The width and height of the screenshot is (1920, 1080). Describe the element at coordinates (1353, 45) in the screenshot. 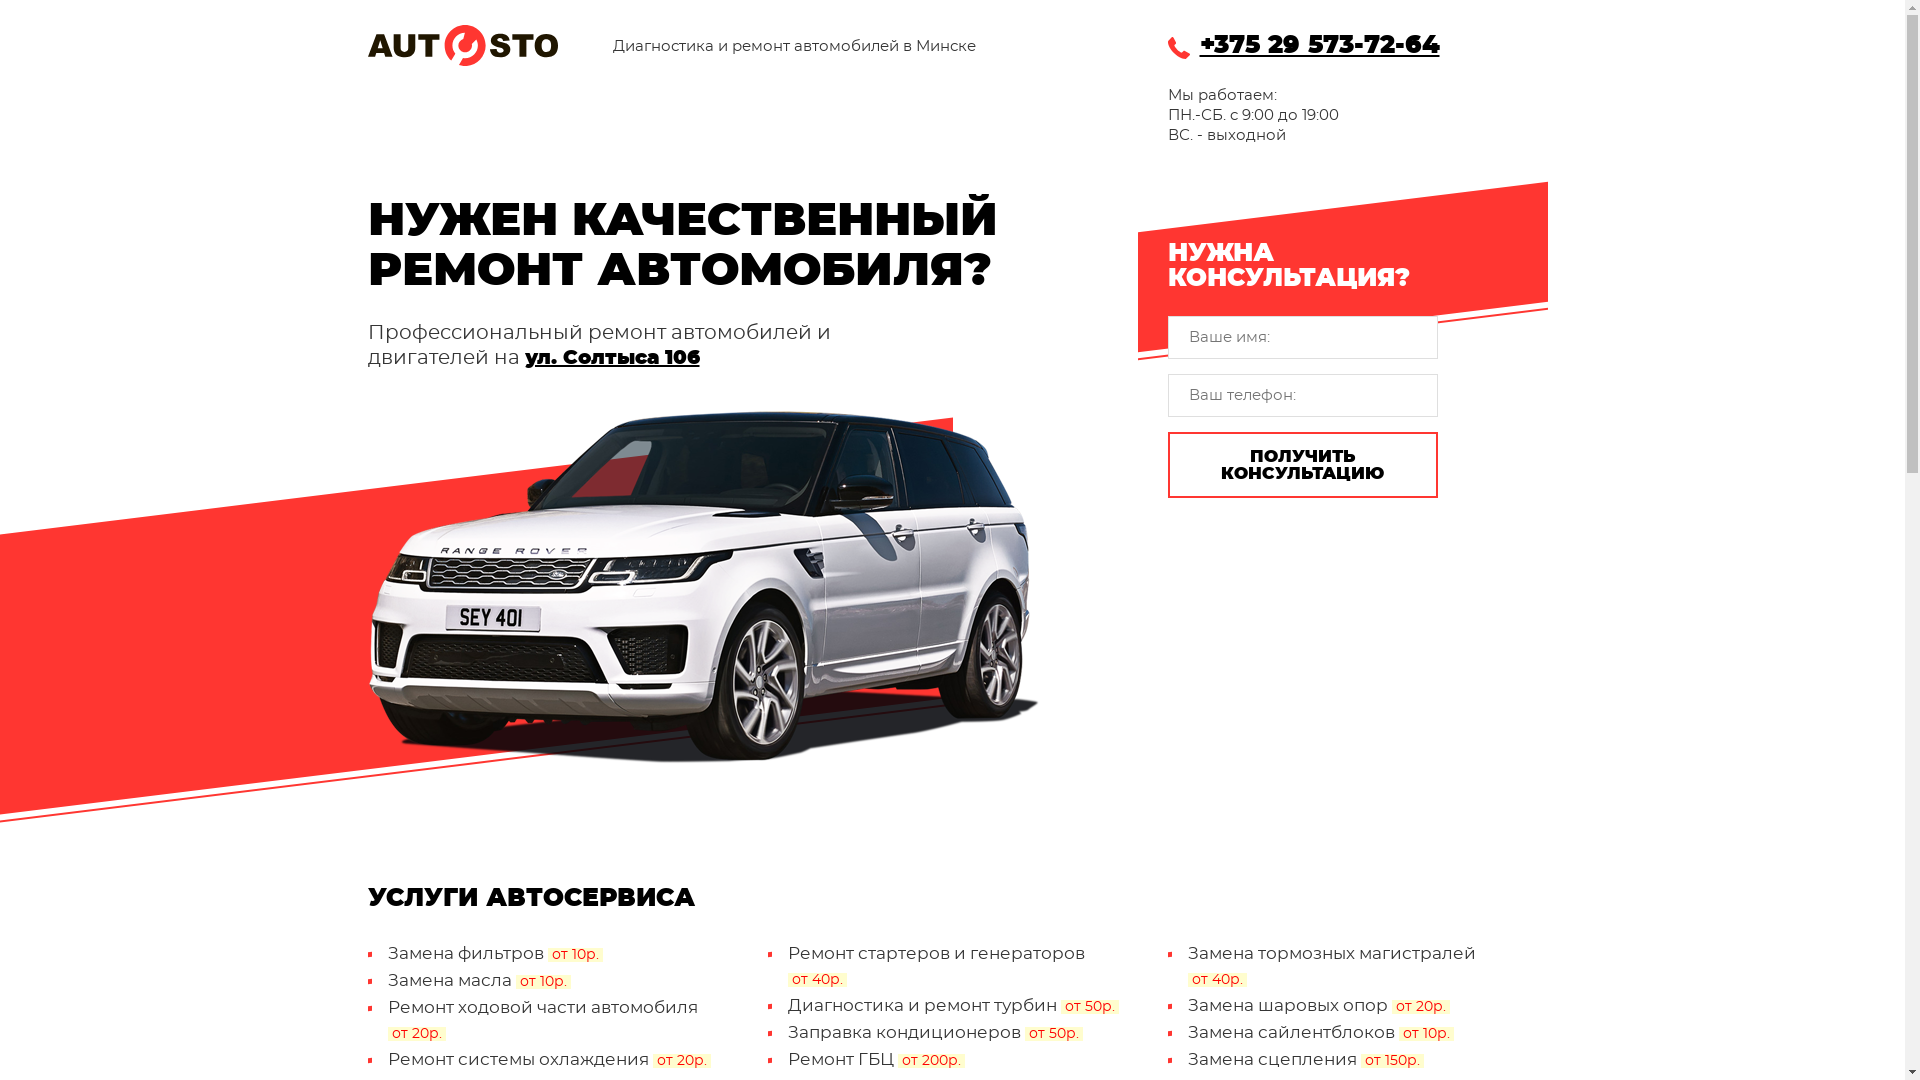

I see `'+375 29 573-72-64'` at that location.